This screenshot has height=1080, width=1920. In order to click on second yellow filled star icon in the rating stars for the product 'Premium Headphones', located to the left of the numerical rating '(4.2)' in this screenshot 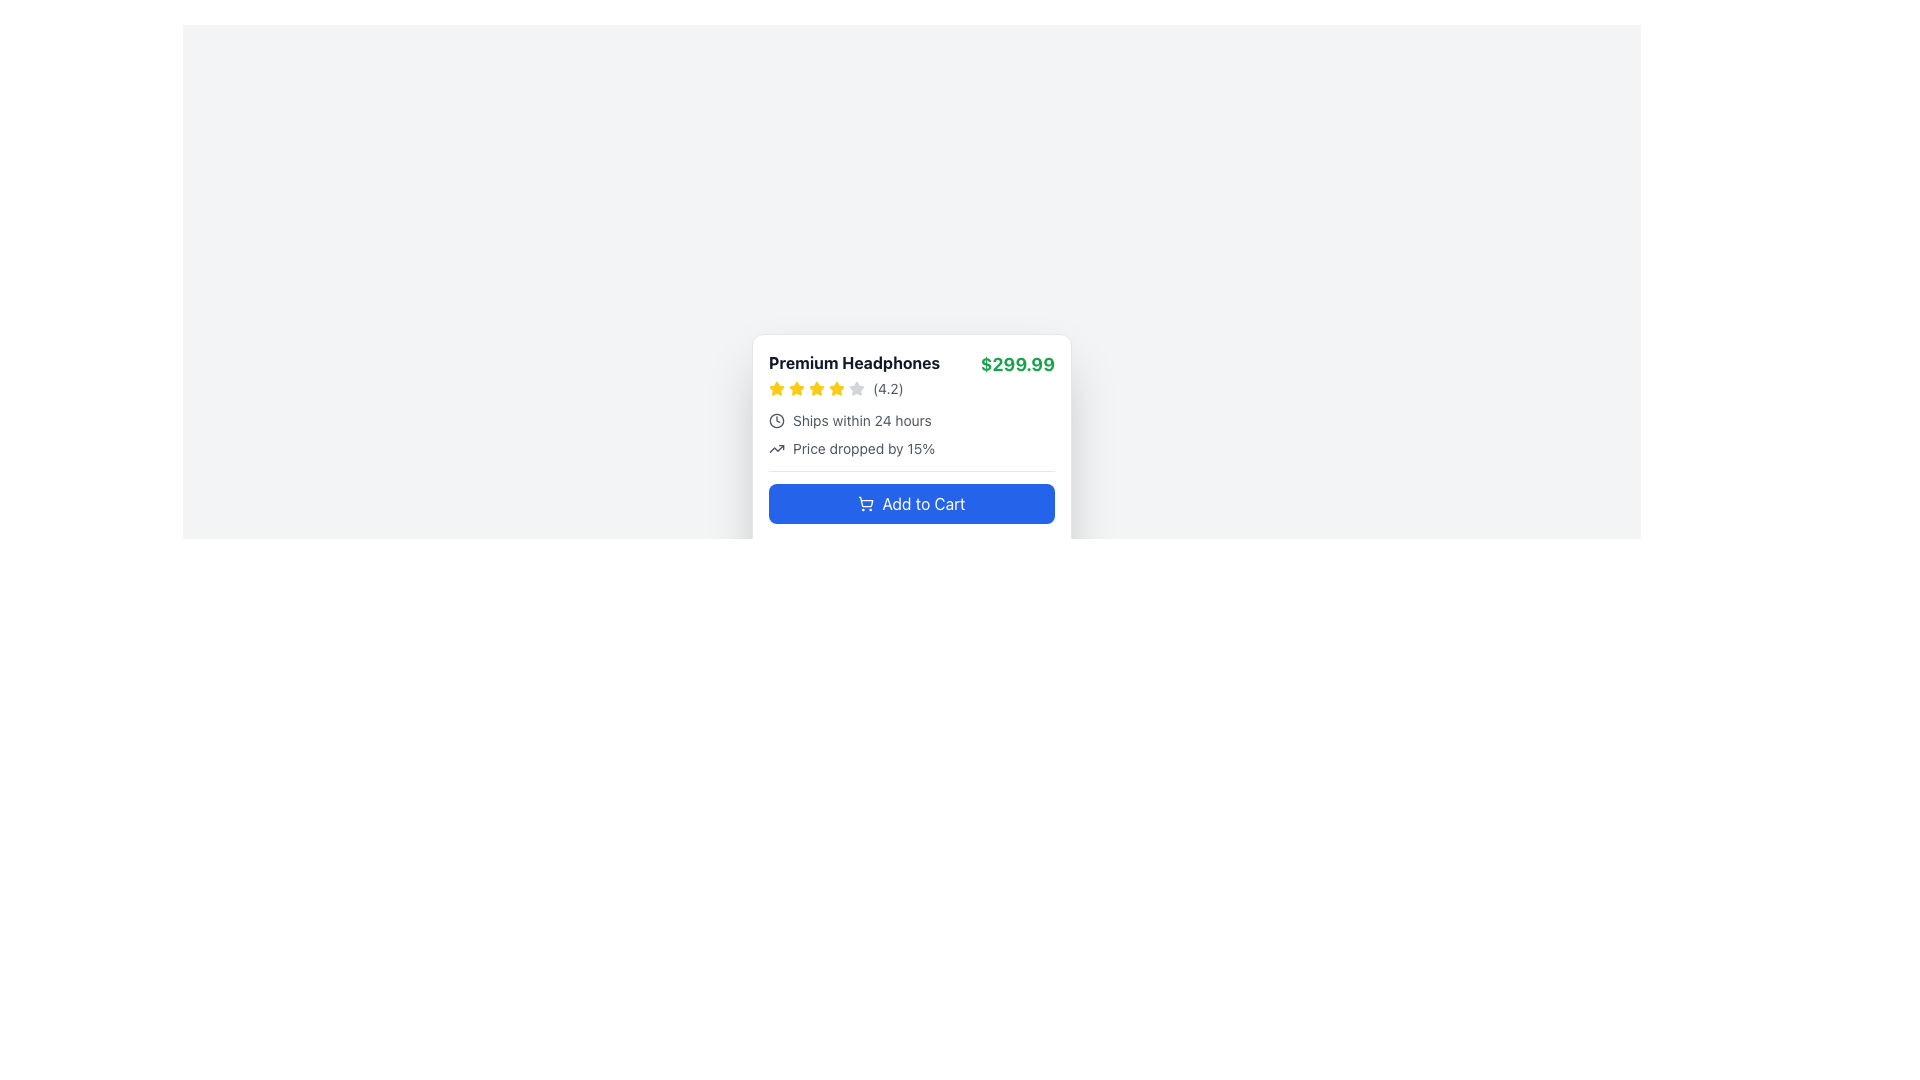, I will do `click(776, 388)`.